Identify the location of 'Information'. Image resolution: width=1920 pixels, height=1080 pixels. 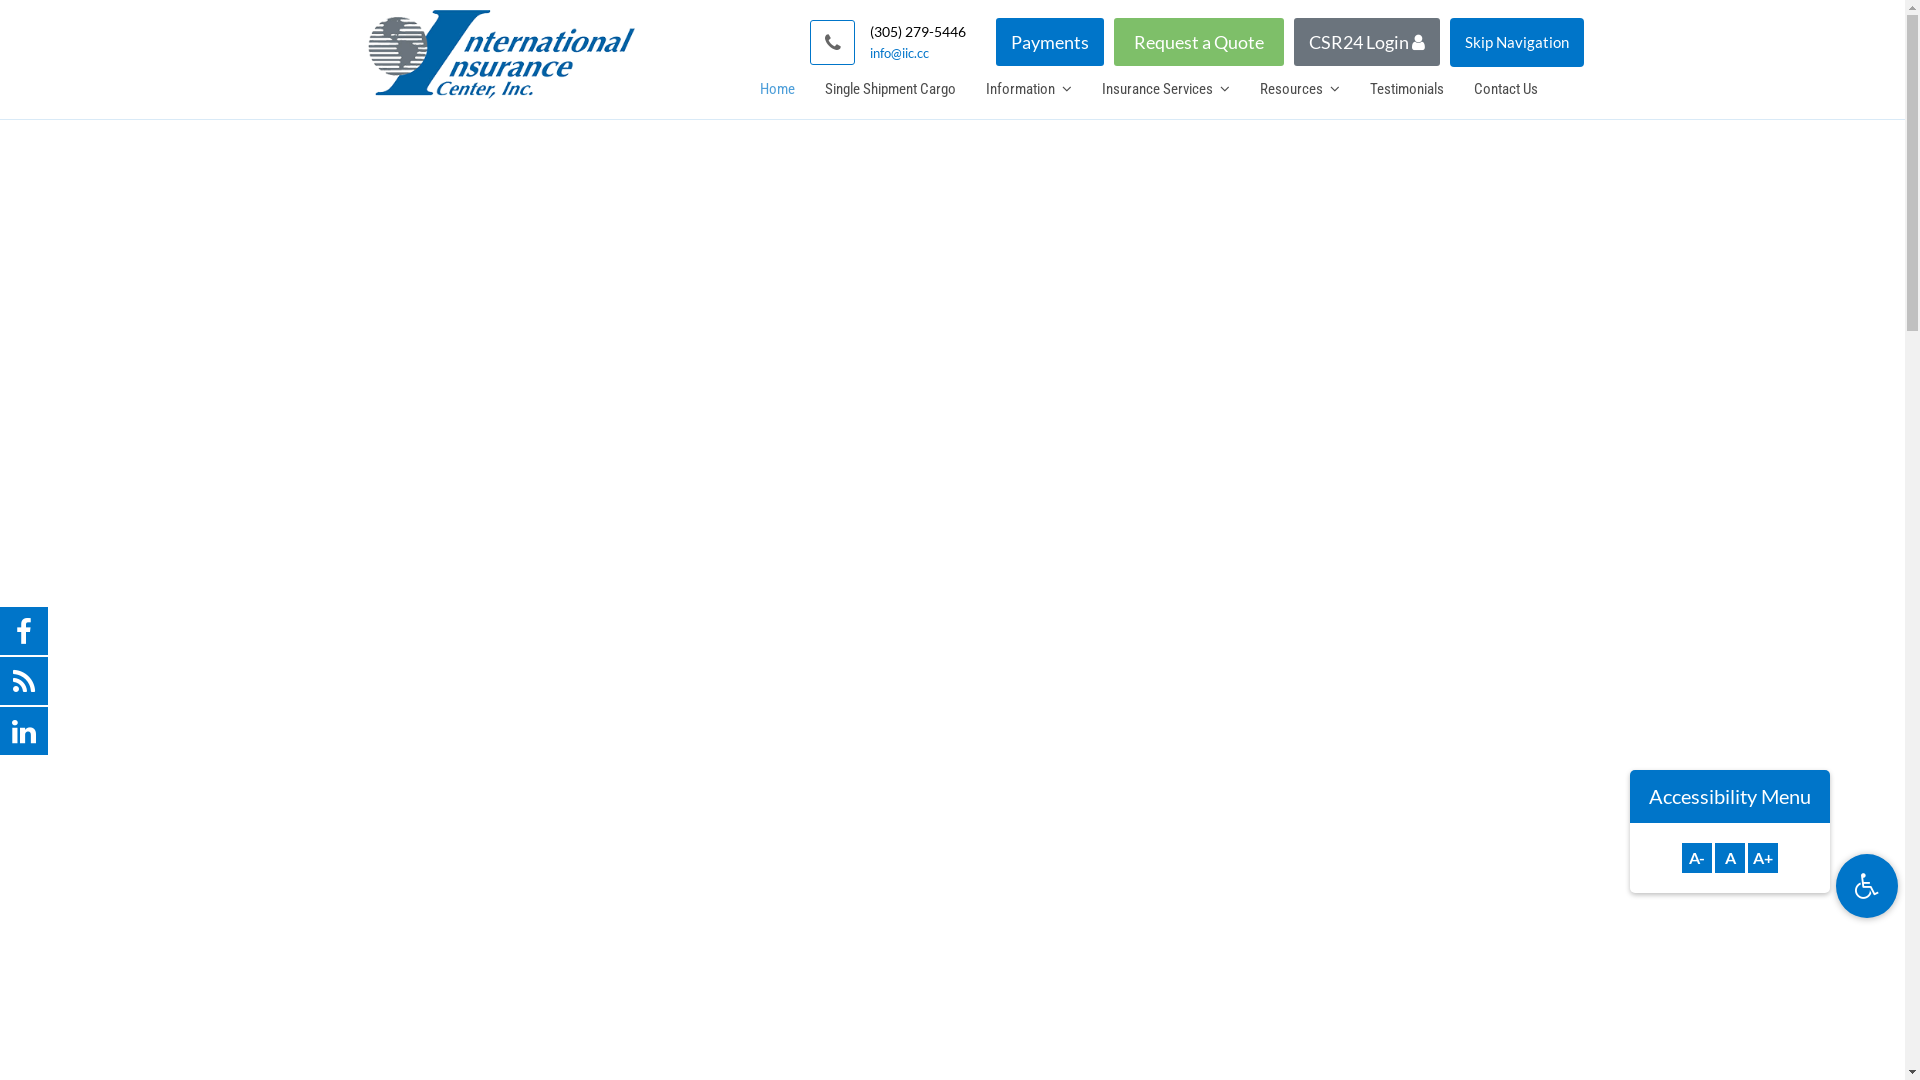
(1027, 87).